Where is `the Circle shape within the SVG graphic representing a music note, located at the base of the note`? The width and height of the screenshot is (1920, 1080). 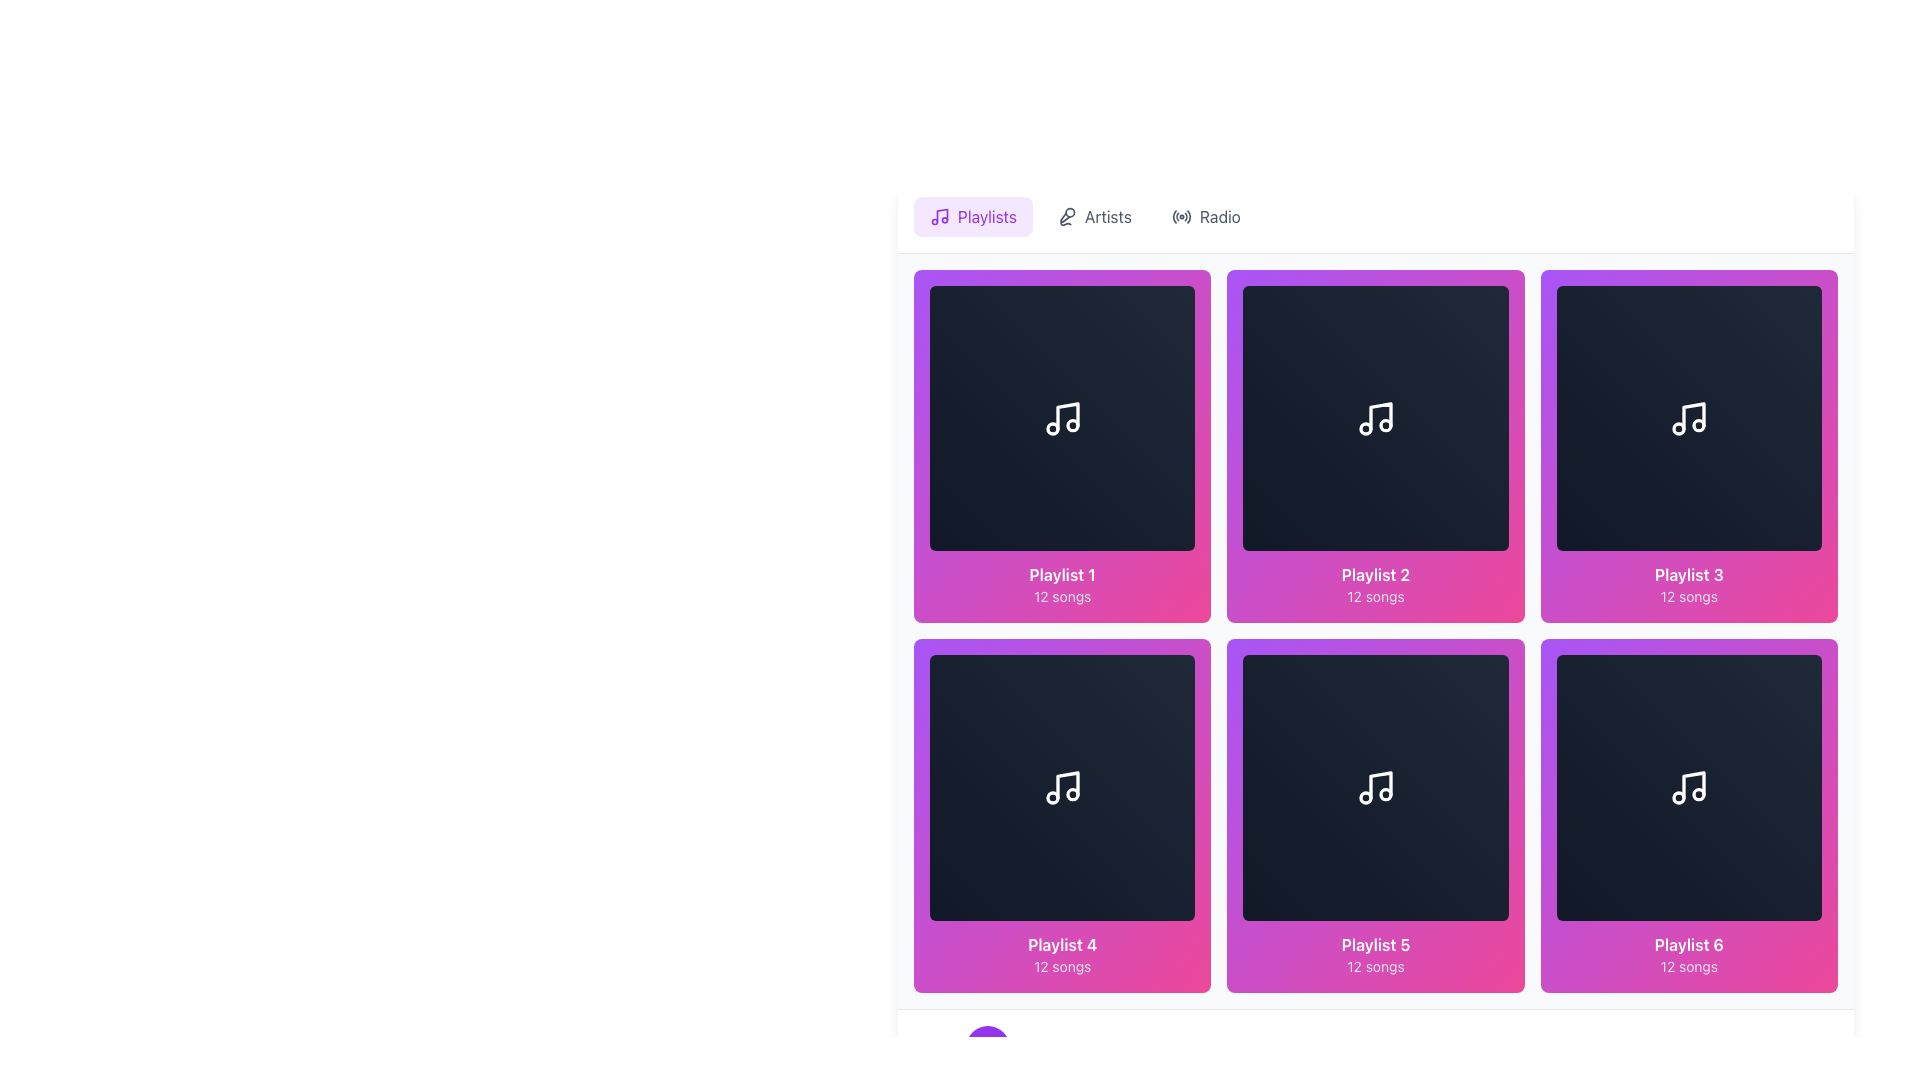
the Circle shape within the SVG graphic representing a music note, located at the base of the note is located at coordinates (1385, 424).